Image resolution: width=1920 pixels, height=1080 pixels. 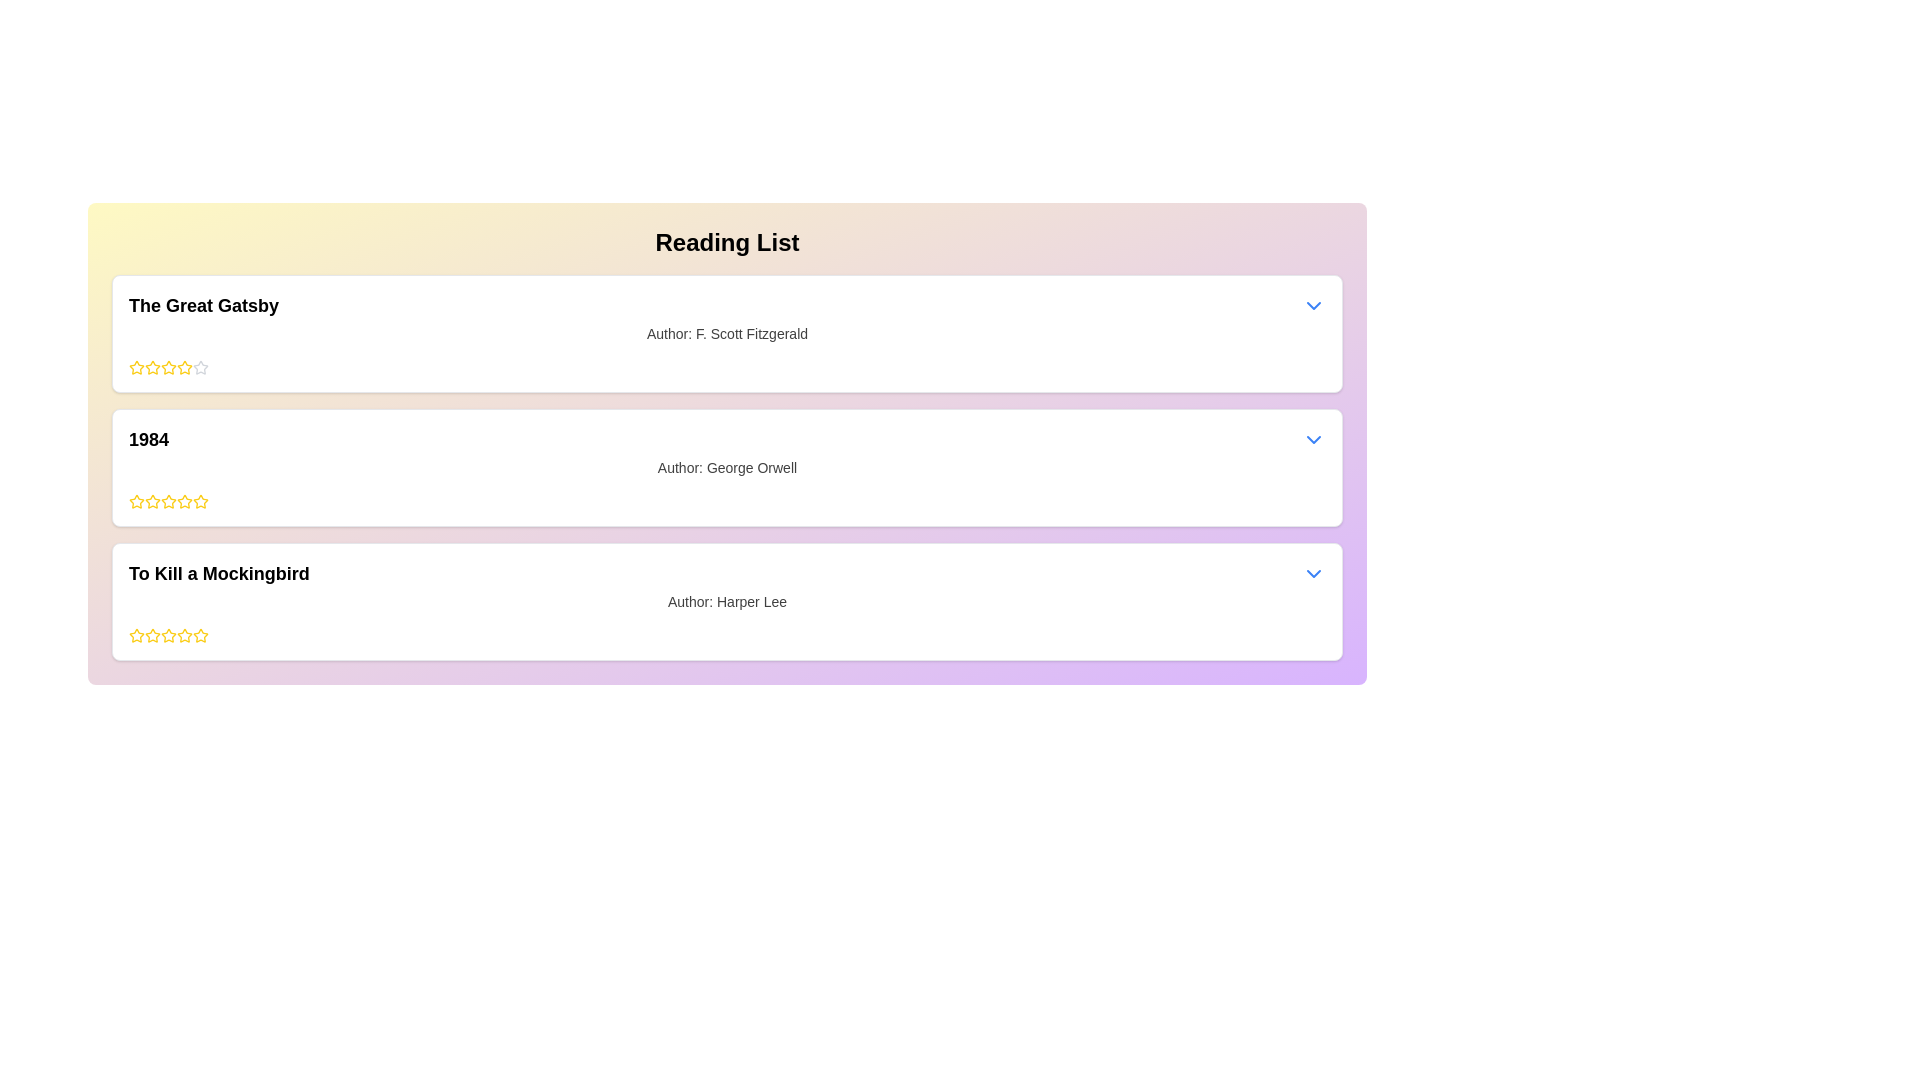 What do you see at coordinates (168, 367) in the screenshot?
I see `the fourth star-shaped rating icon outlined in yellow to rate the book 'The Great Gatsby'` at bounding box center [168, 367].